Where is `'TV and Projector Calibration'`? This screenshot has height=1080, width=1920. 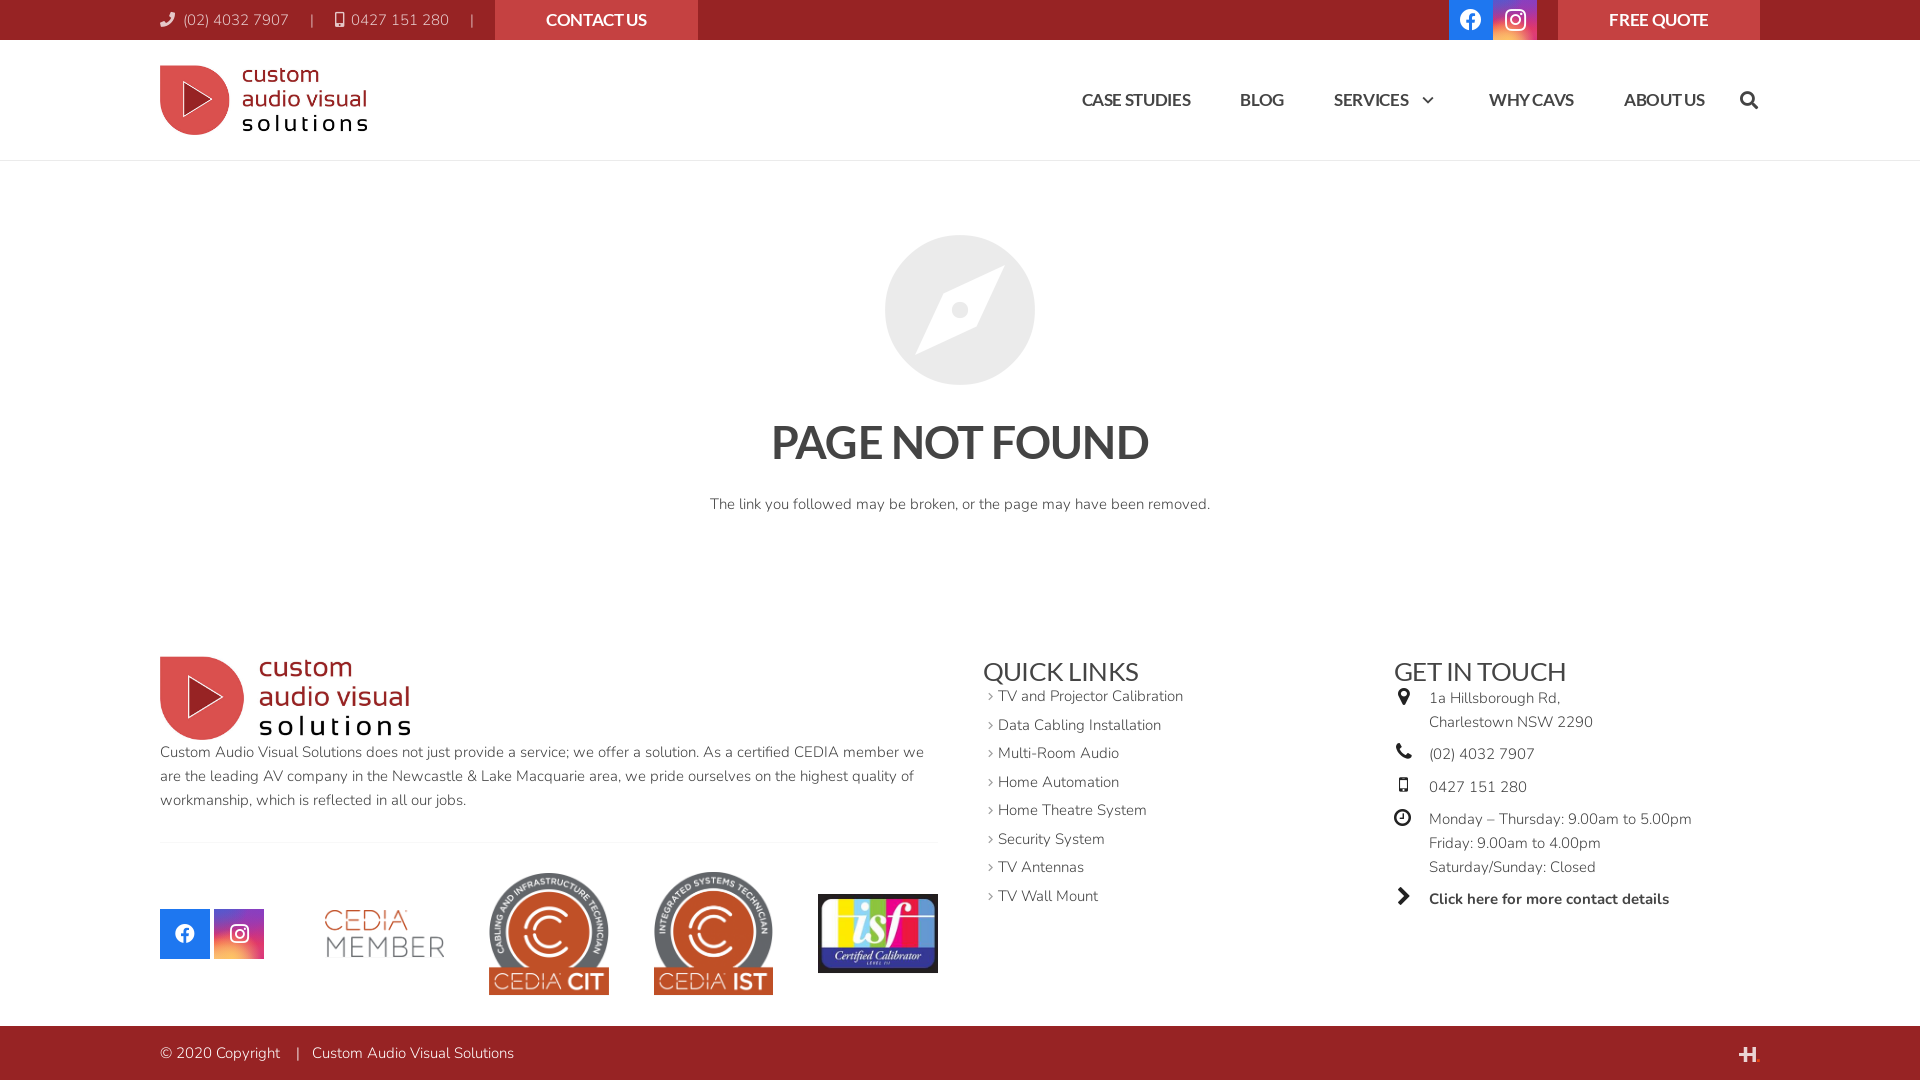 'TV and Projector Calibration' is located at coordinates (1089, 695).